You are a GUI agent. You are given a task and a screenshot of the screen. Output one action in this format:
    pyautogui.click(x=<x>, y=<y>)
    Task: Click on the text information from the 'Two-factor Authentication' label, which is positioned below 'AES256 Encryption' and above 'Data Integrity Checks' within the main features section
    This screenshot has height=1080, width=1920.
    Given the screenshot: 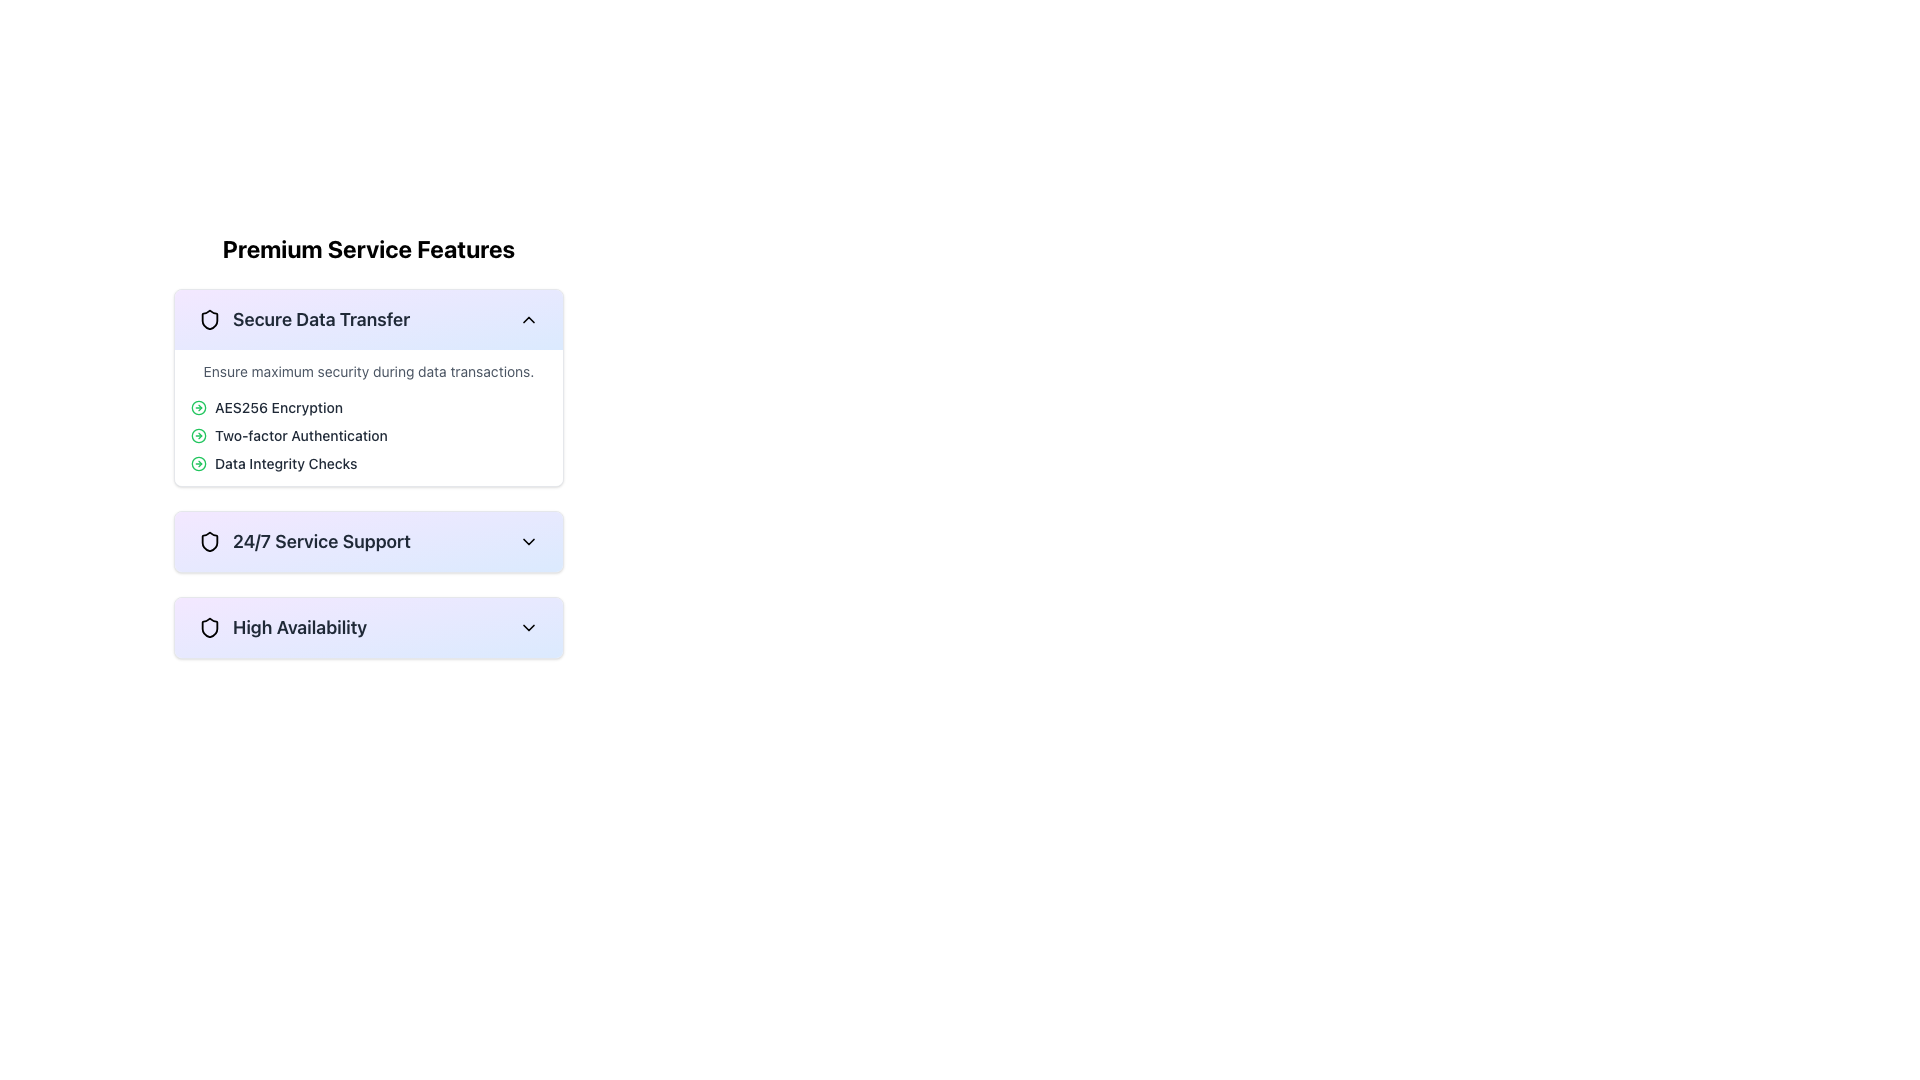 What is the action you would take?
    pyautogui.click(x=300, y=434)
    